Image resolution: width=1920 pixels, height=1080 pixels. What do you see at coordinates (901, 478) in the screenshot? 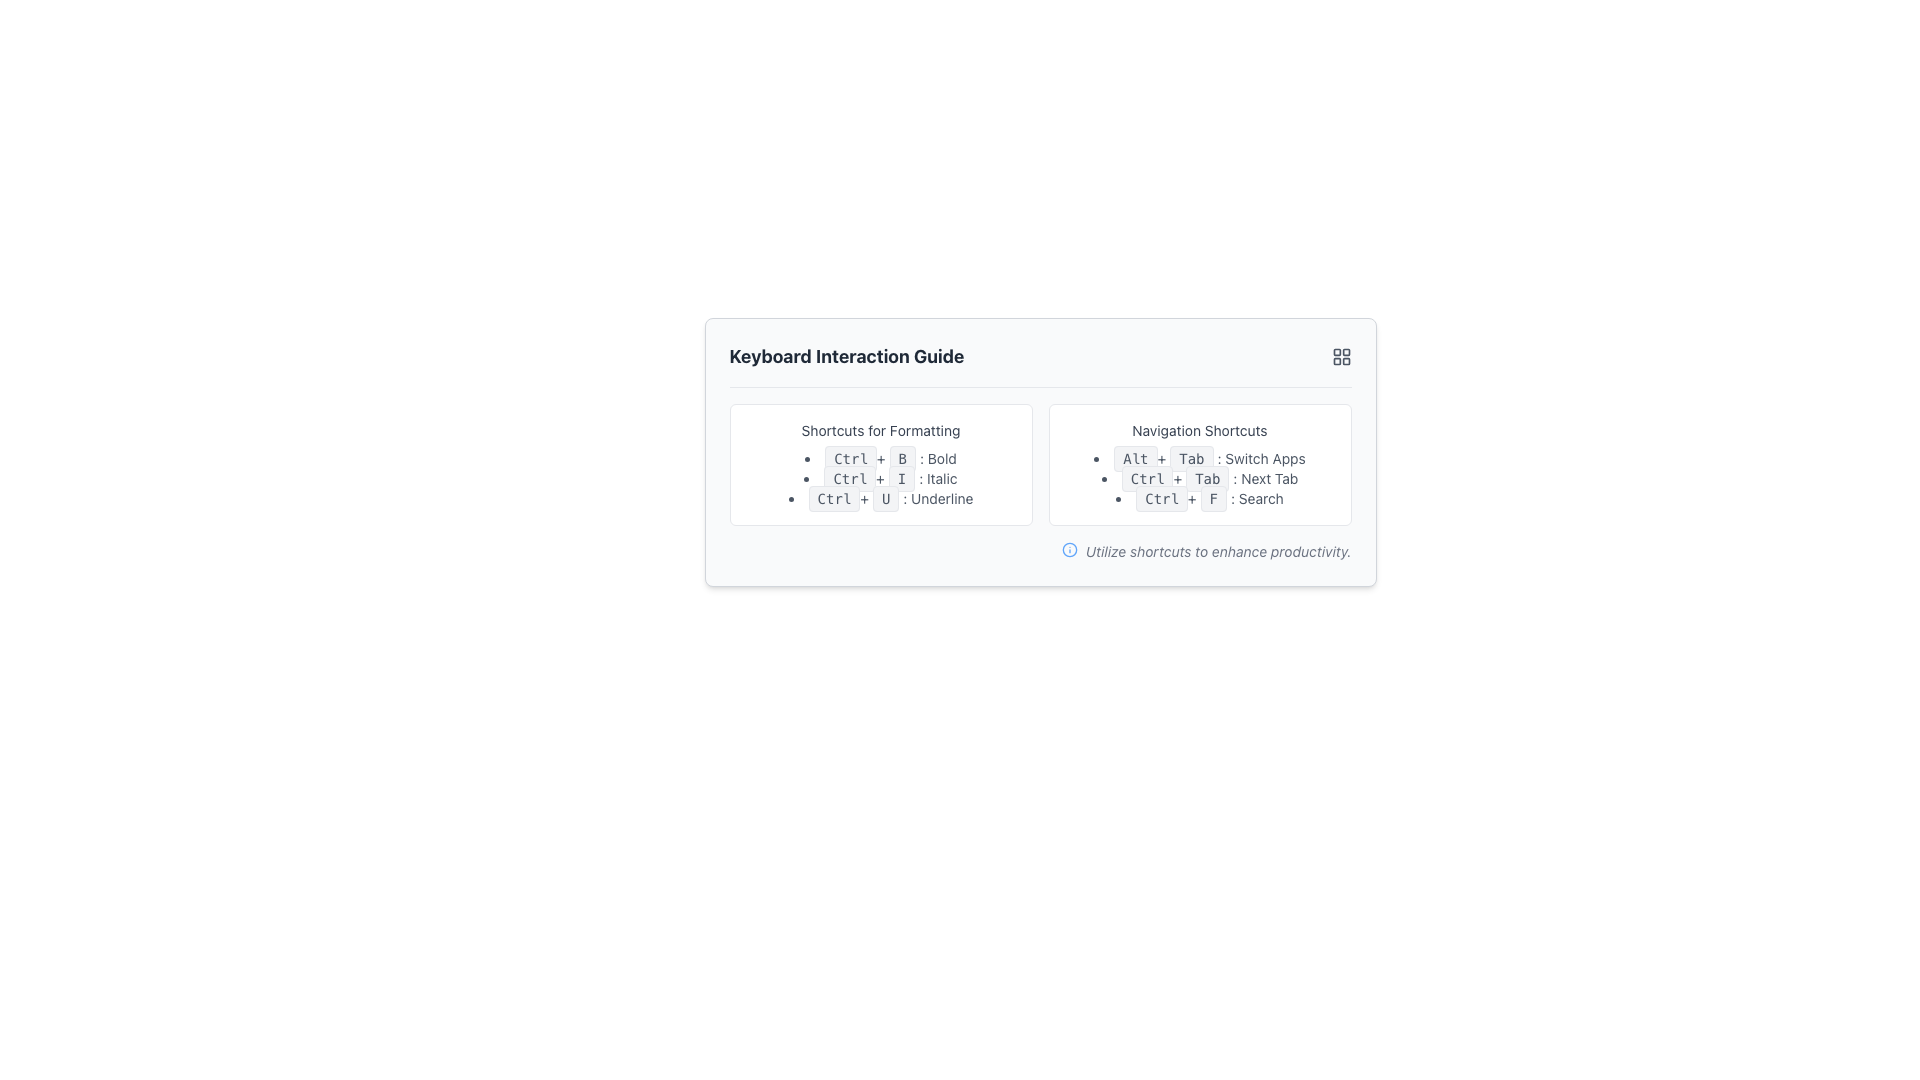
I see `the UI label representing the 'I' key in the keyboard shortcut instruction for italicizing text, located in the second shortcut instruction under 'Shortcuts for Formatting'` at bounding box center [901, 478].